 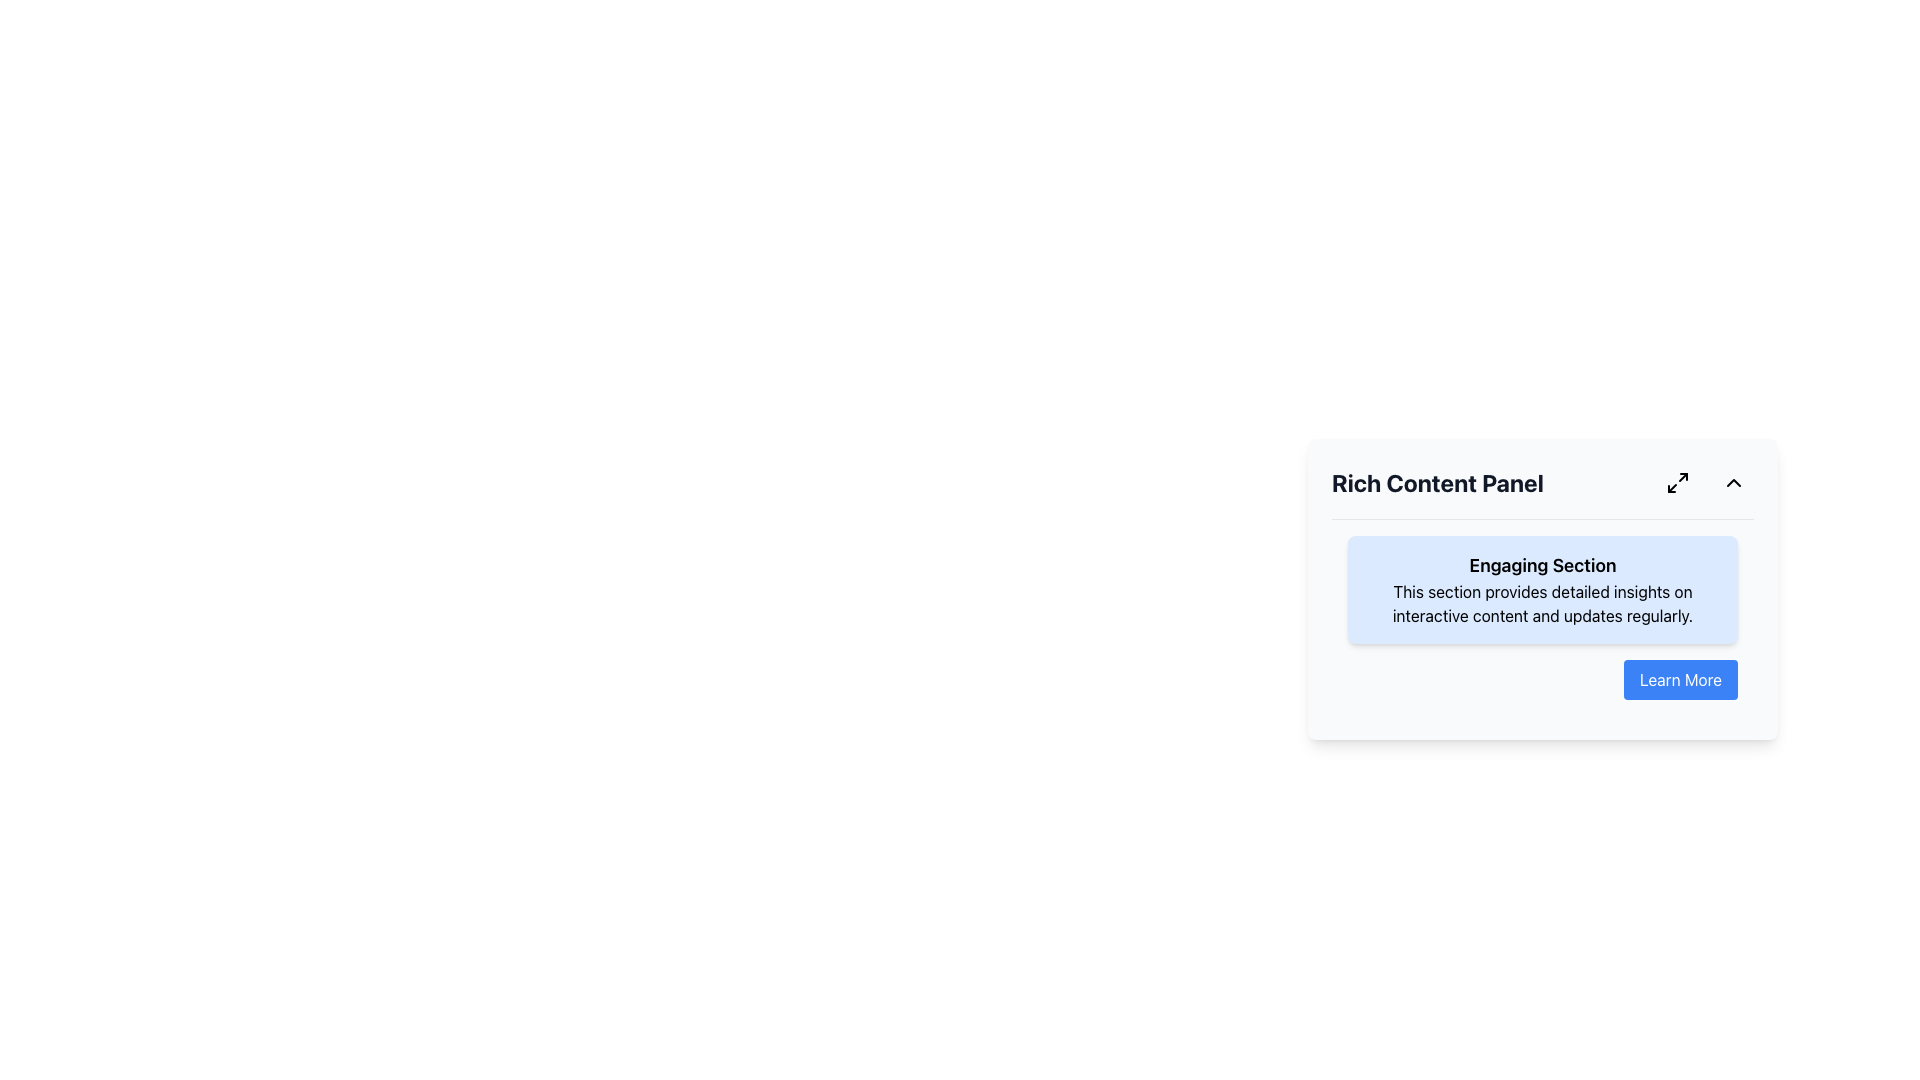 I want to click on the Text label that serves as a header or title for the content section, located at the top of the light blue box above the description text, so click(x=1541, y=566).